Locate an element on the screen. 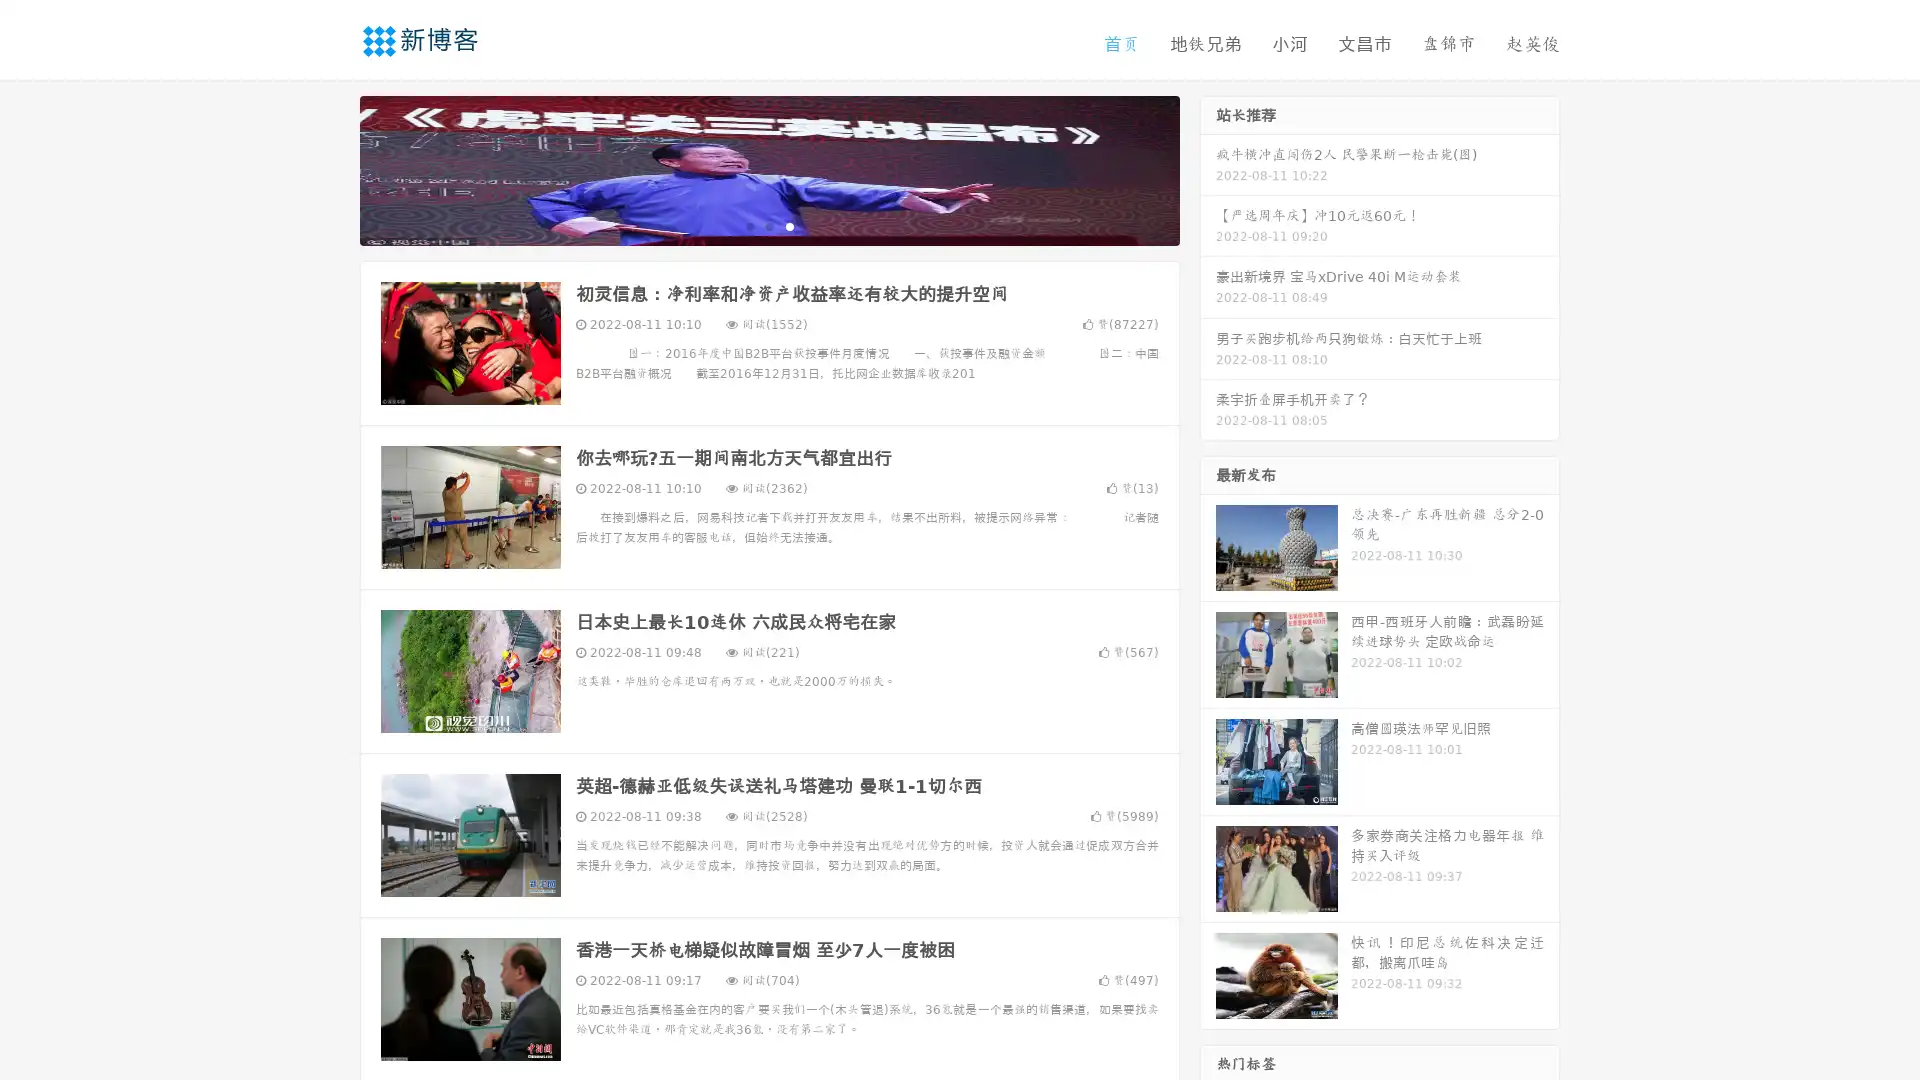 The width and height of the screenshot is (1920, 1080). Go to slide 2 is located at coordinates (768, 225).